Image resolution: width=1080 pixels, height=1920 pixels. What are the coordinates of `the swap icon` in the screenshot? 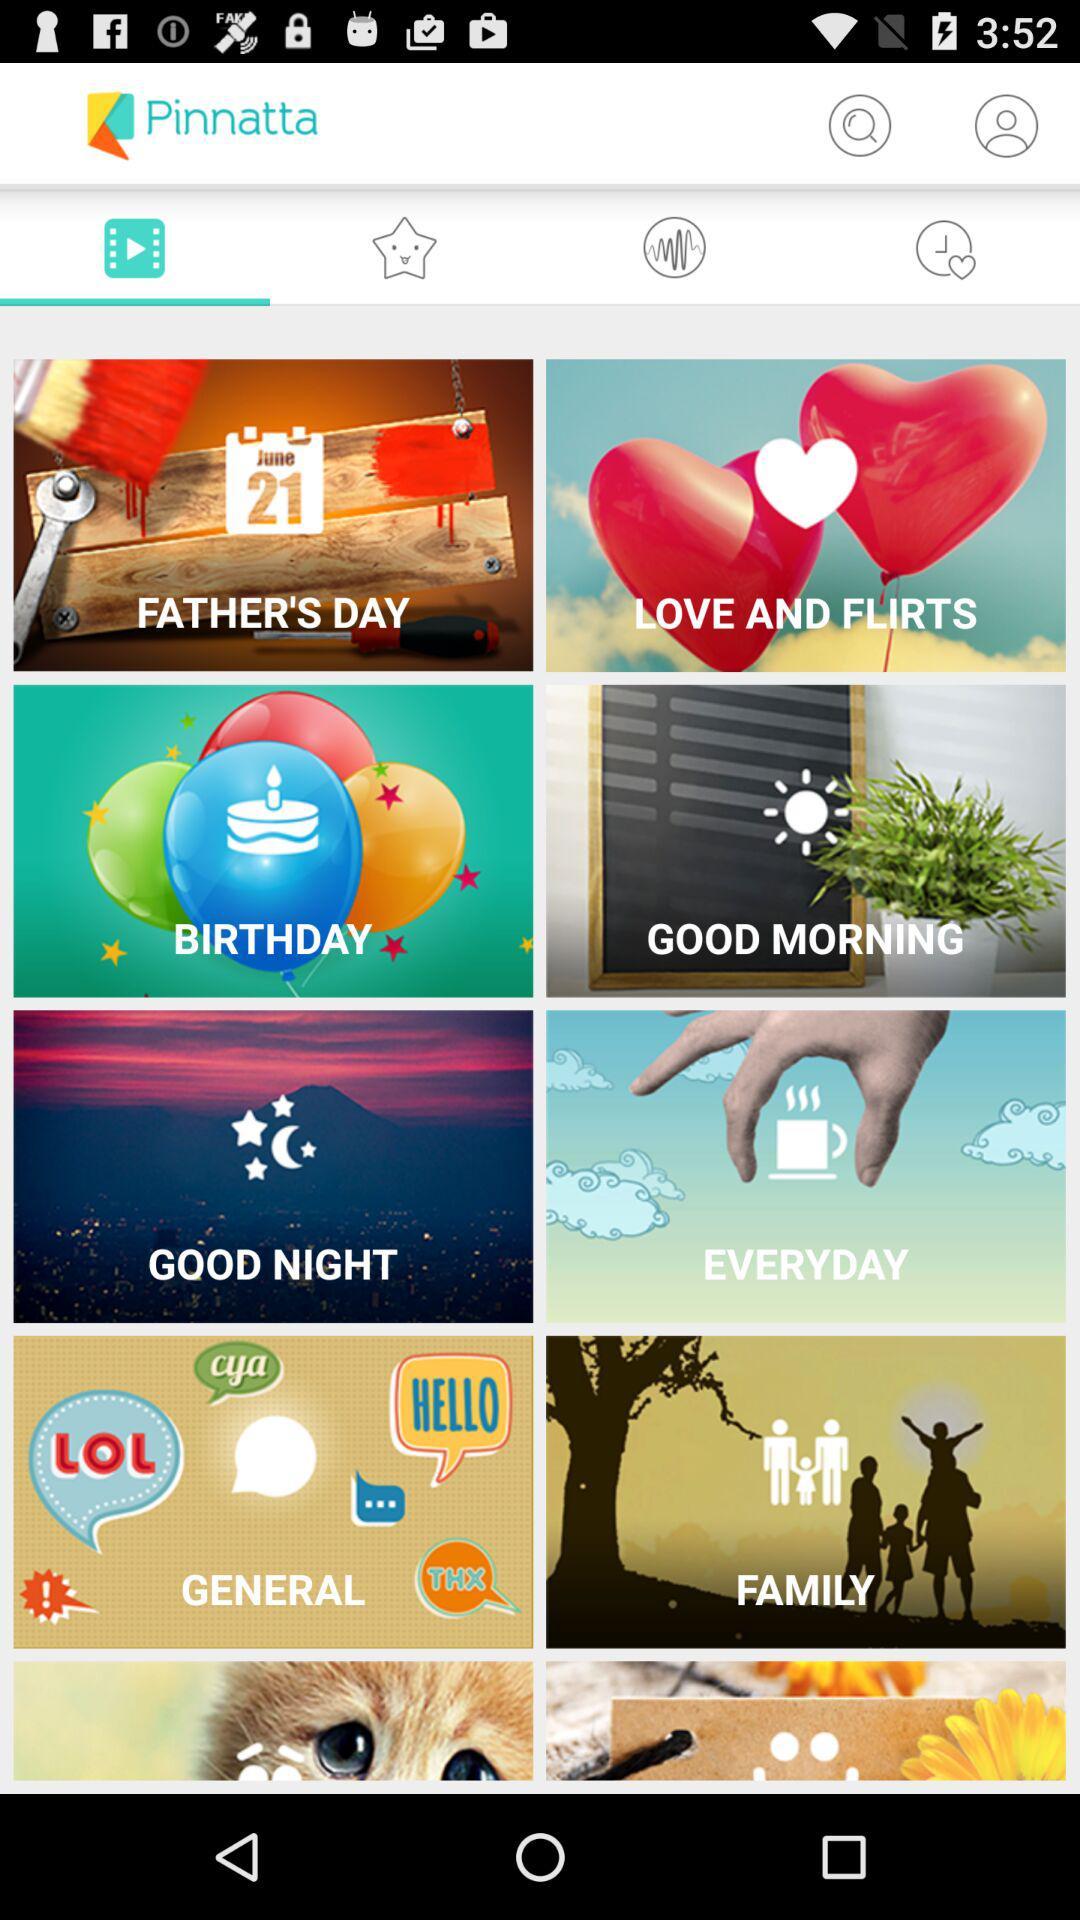 It's located at (675, 263).